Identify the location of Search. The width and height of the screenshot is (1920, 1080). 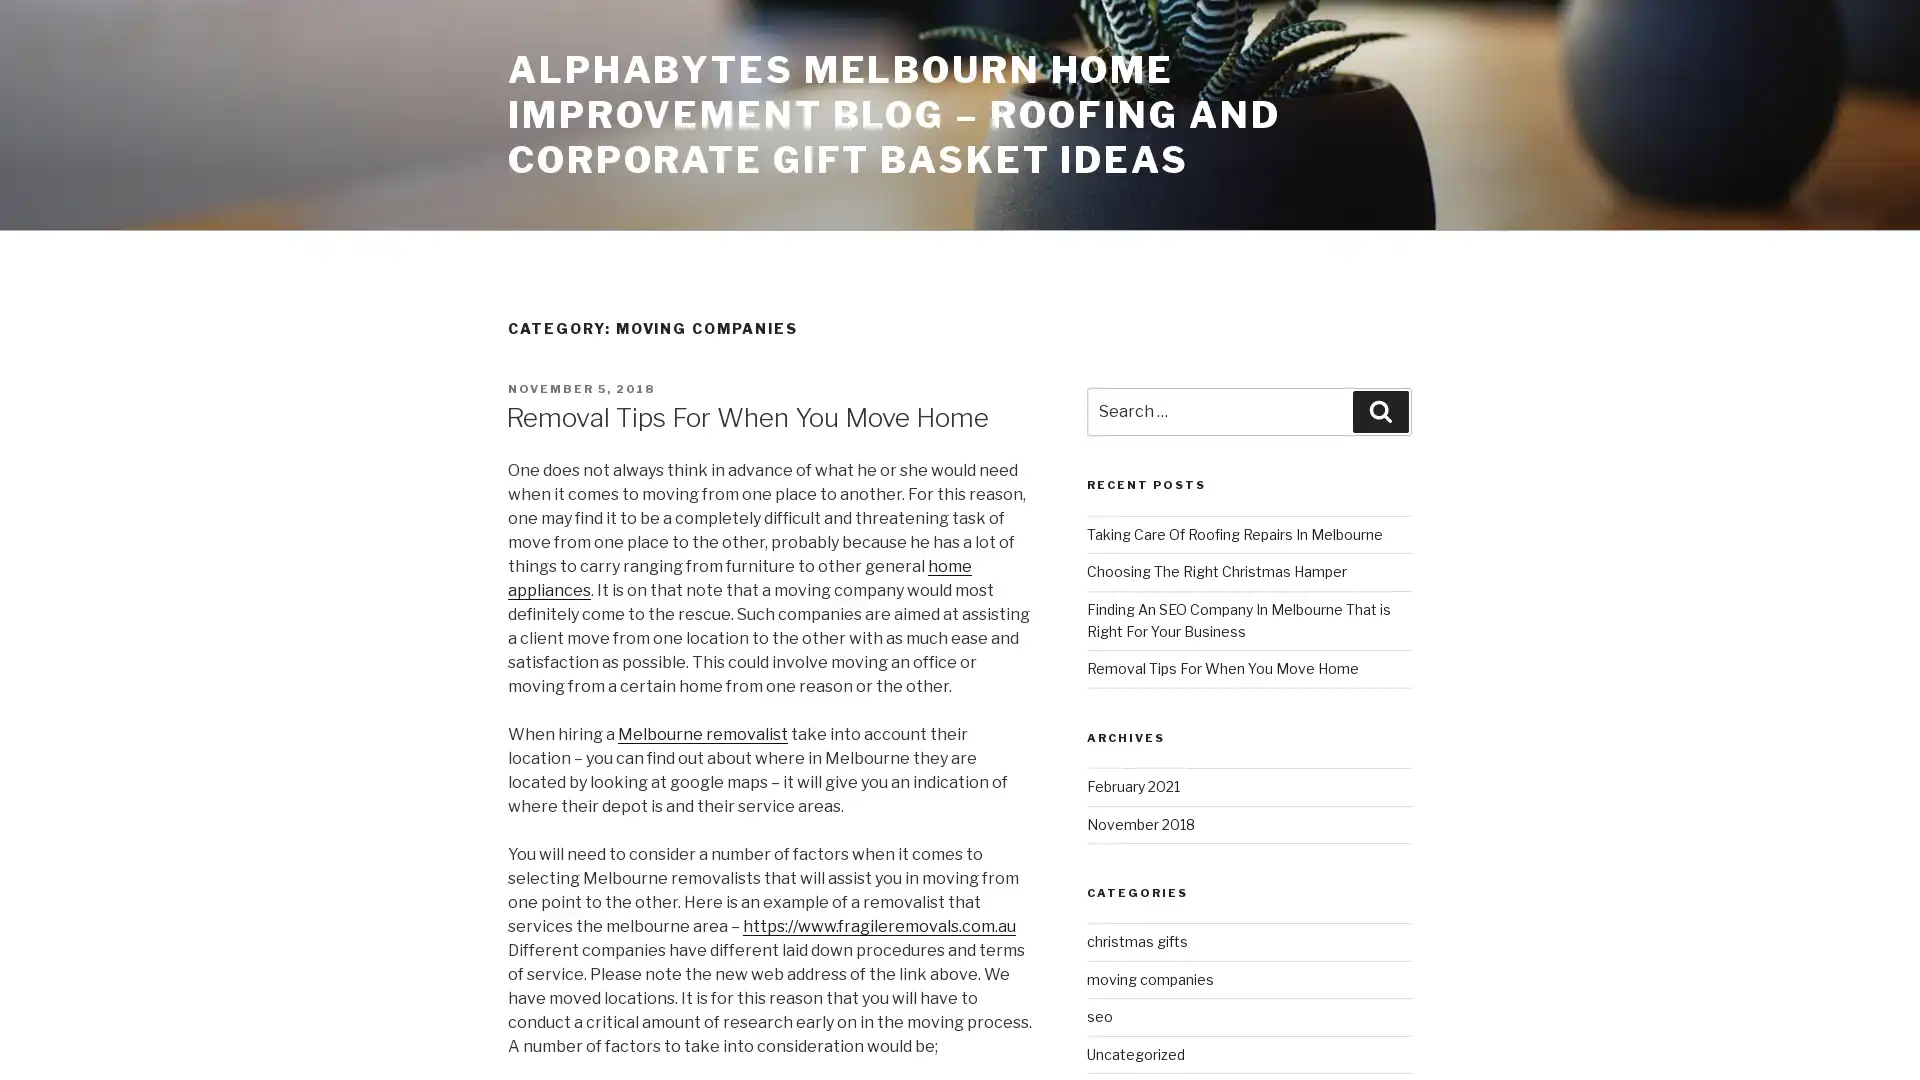
(1380, 411).